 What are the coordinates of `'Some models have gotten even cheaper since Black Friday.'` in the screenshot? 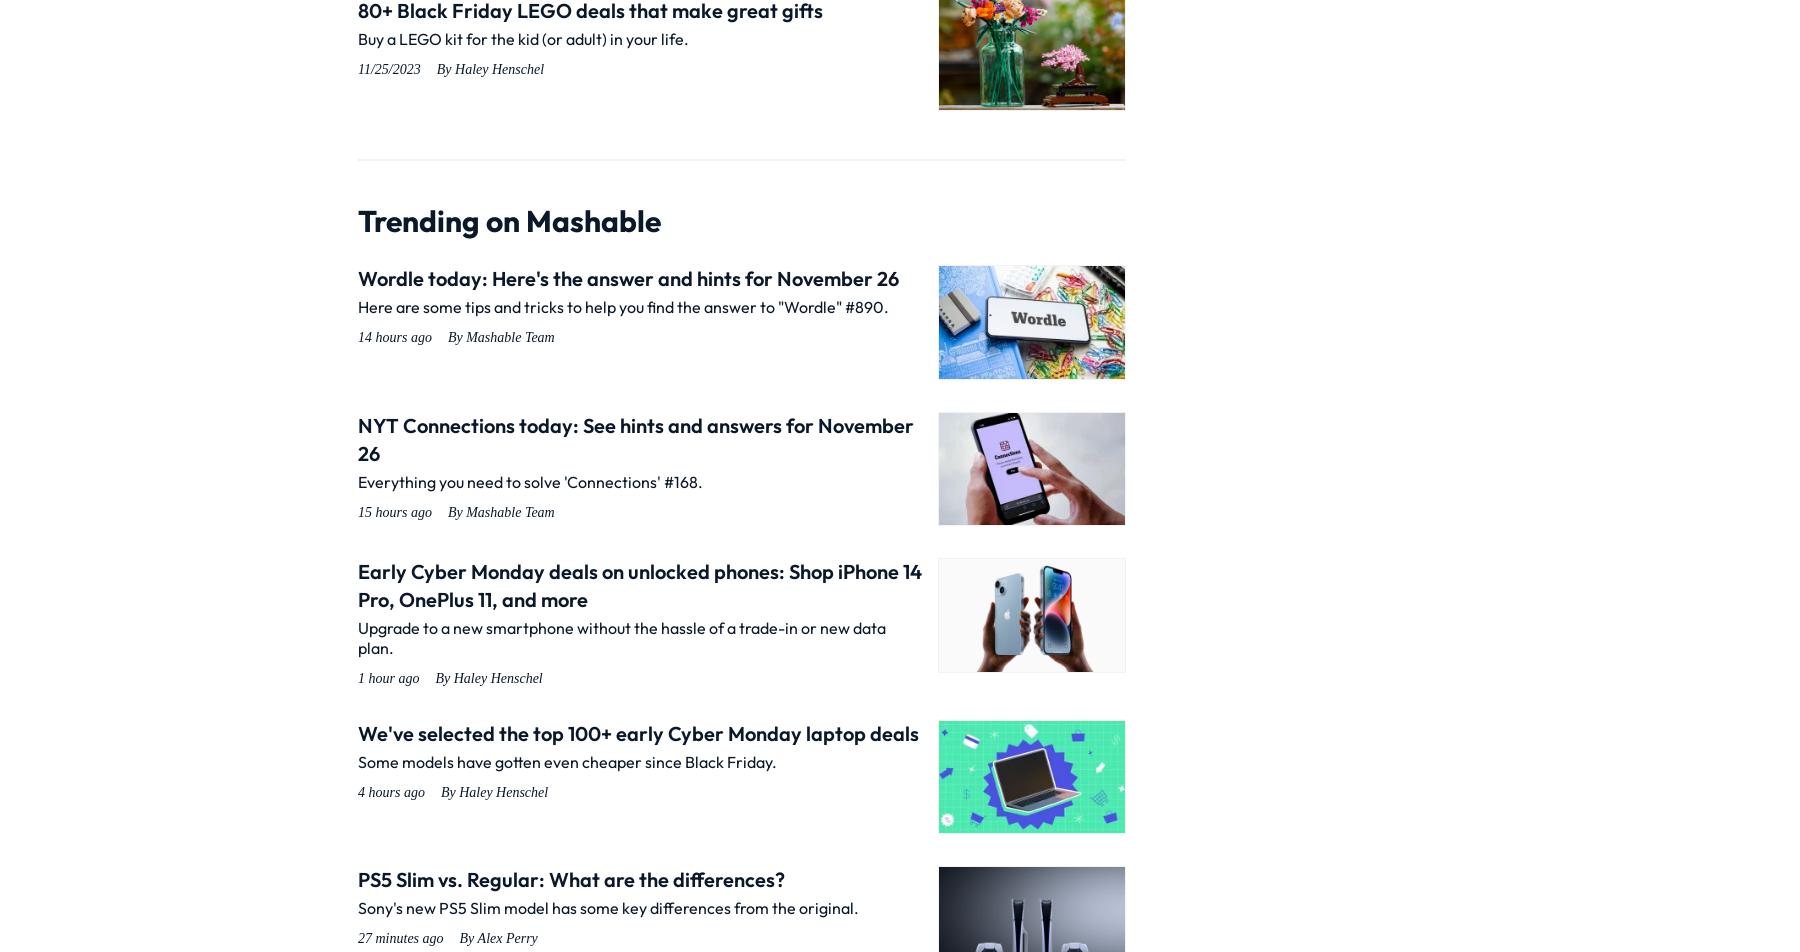 It's located at (567, 761).